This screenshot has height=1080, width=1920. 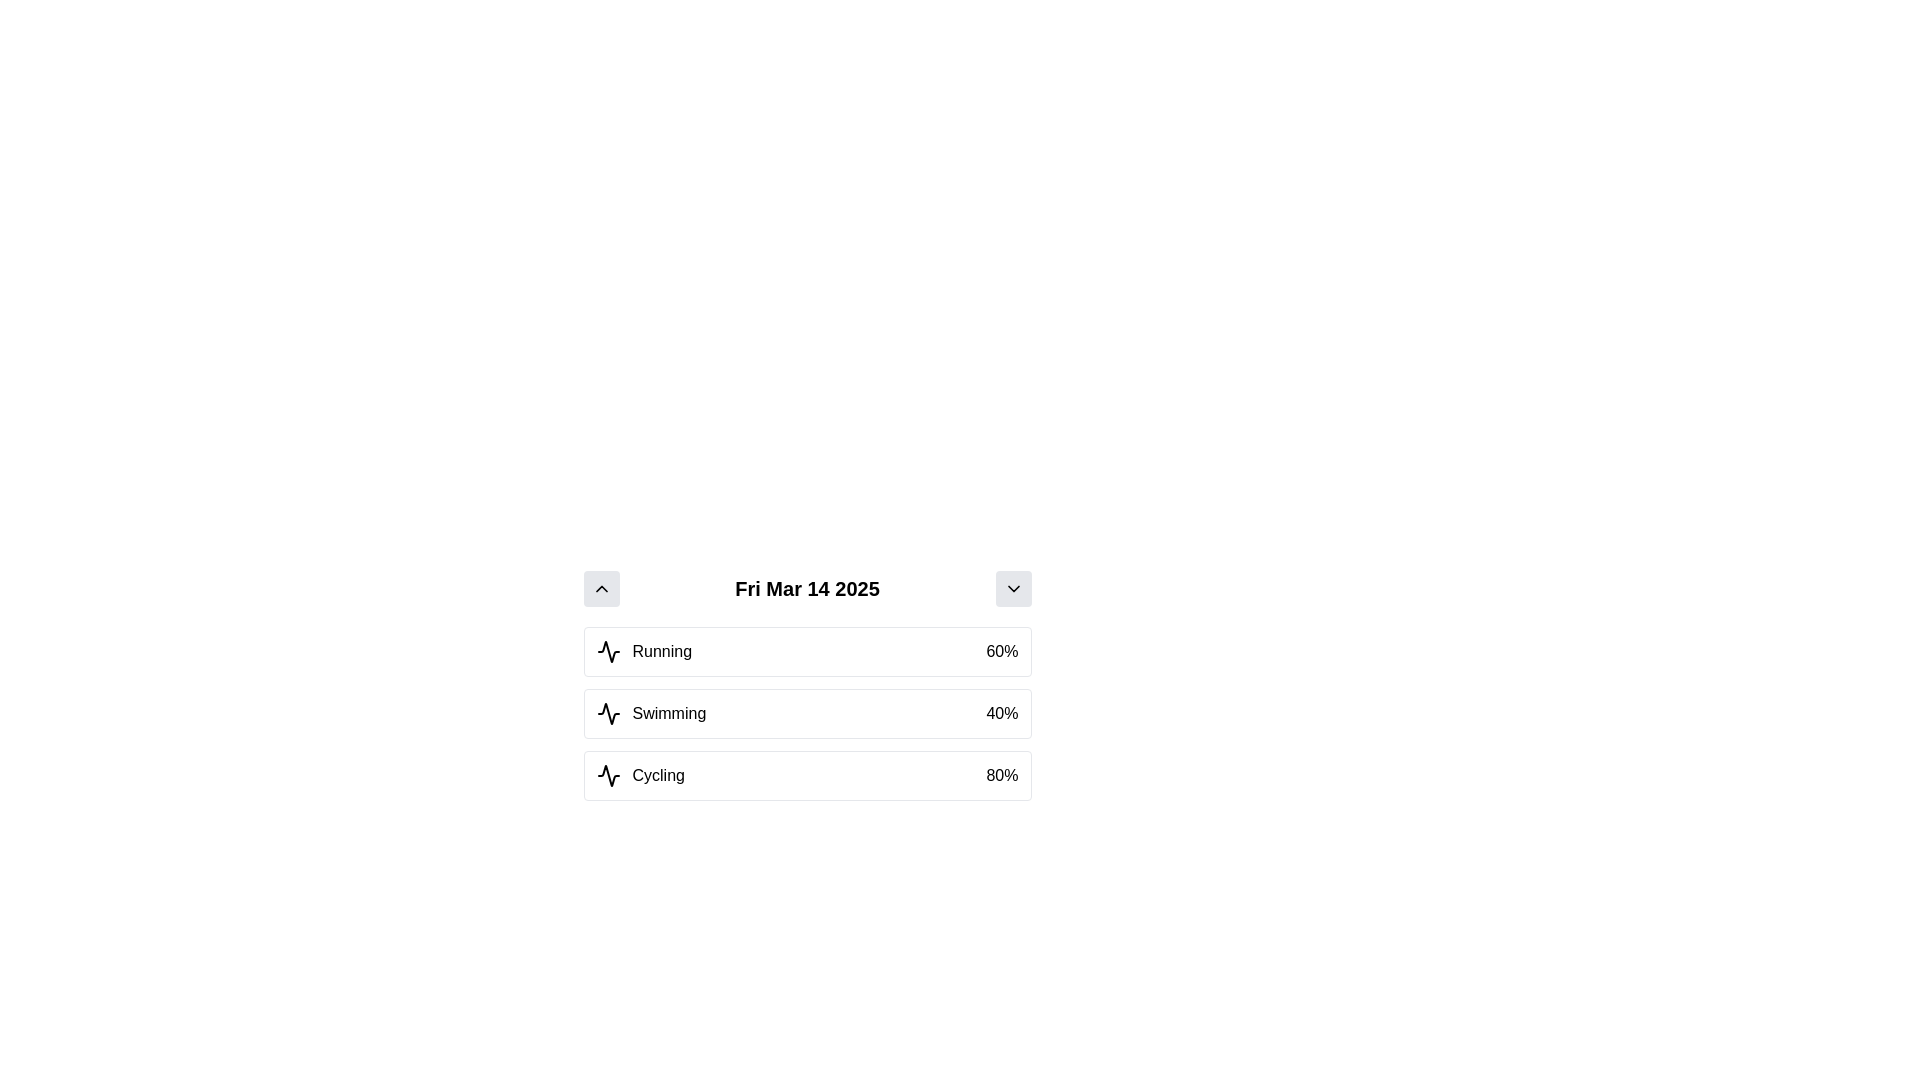 What do you see at coordinates (607, 712) in the screenshot?
I see `the 'Swimming' activity icon, which is the second icon in a vertical list of three, located to the left of the 'Swimming' label` at bounding box center [607, 712].